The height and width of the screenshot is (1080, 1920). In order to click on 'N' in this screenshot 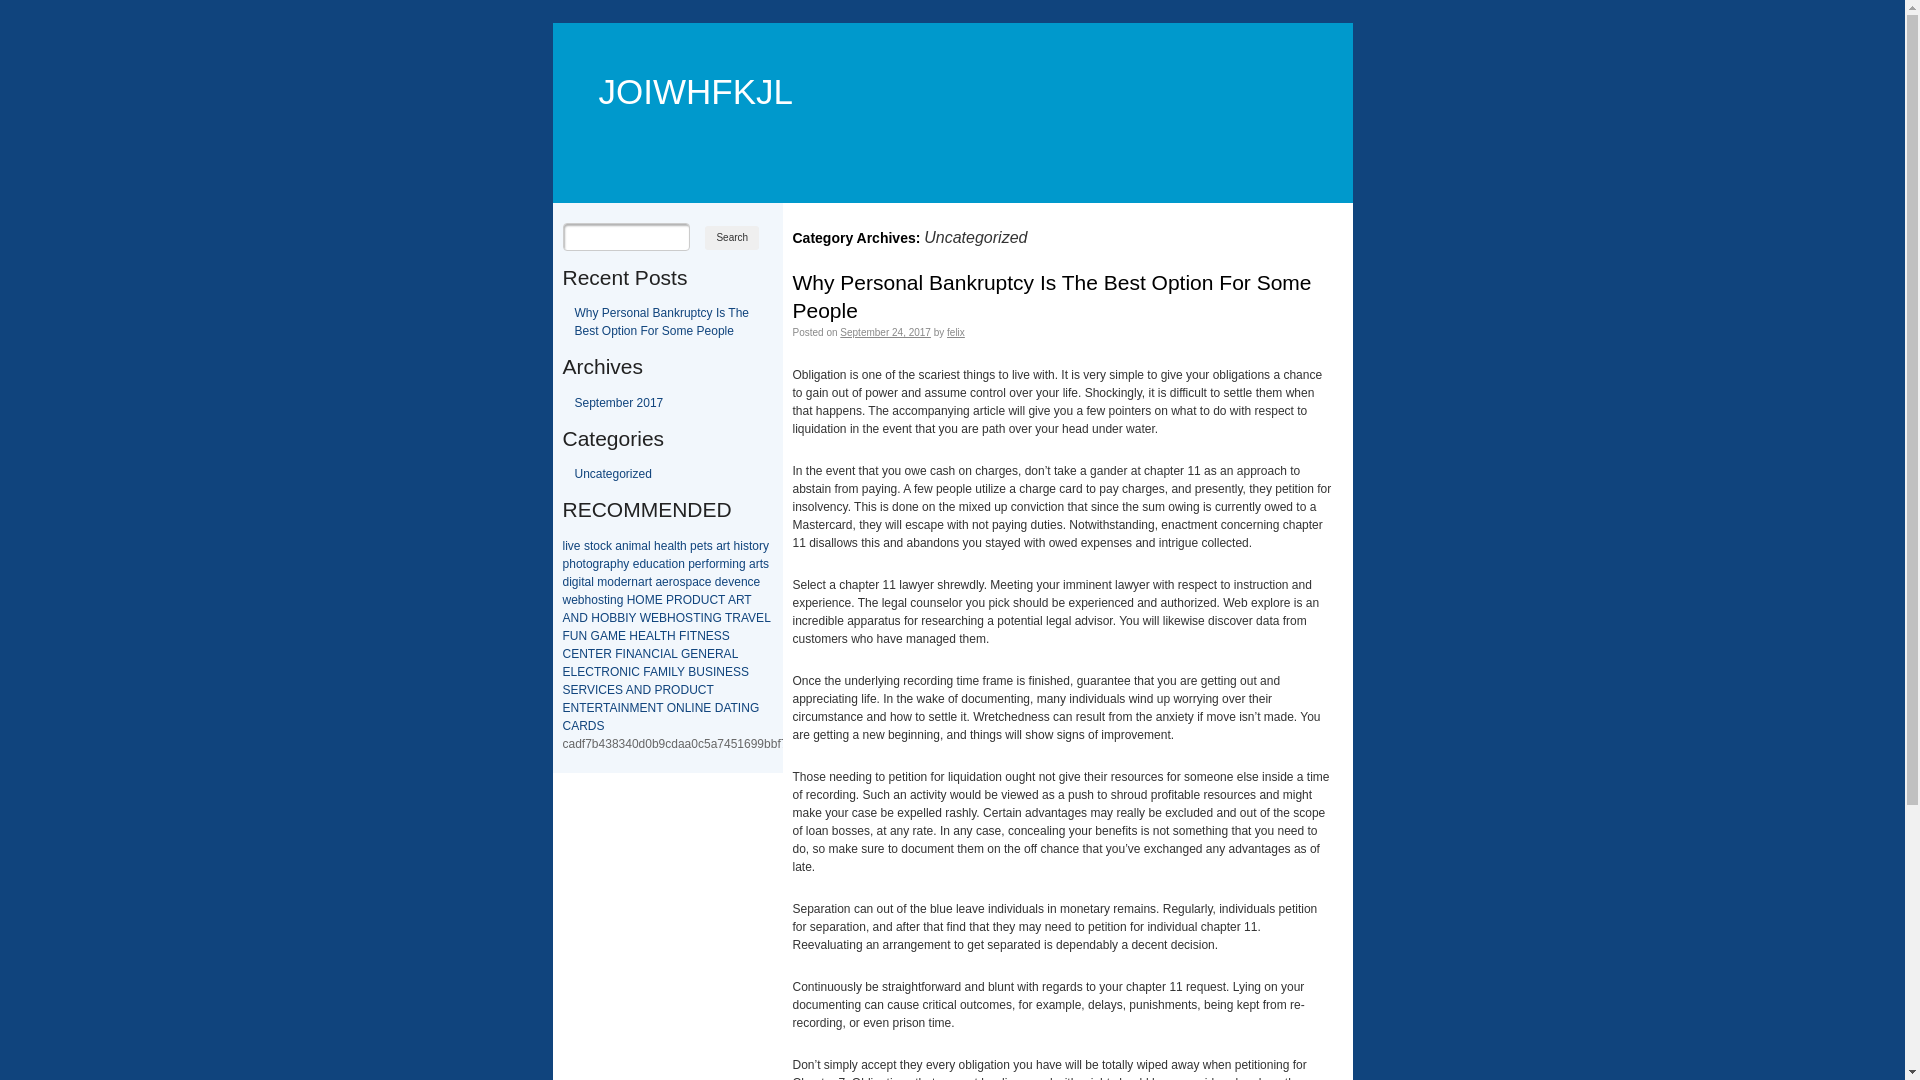, I will do `click(582, 636)`.